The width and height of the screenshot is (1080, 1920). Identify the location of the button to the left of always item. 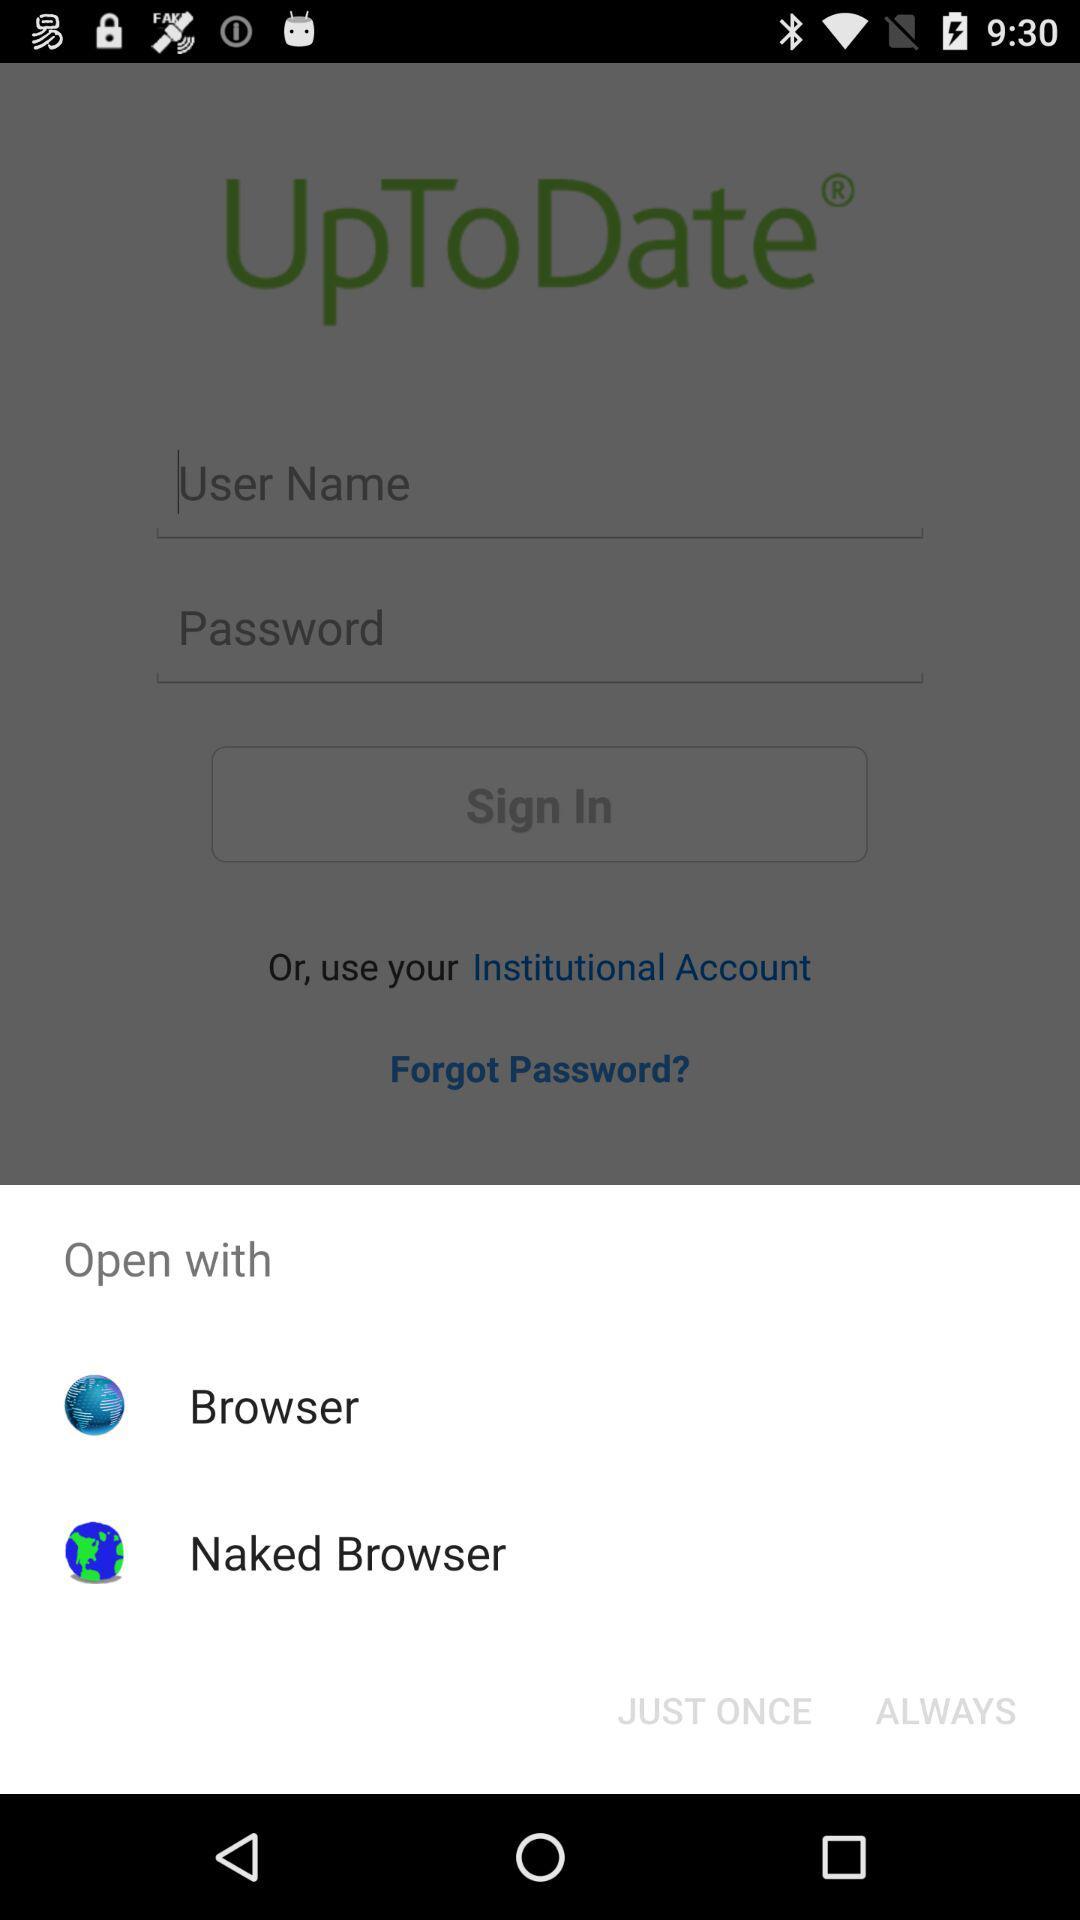
(713, 1708).